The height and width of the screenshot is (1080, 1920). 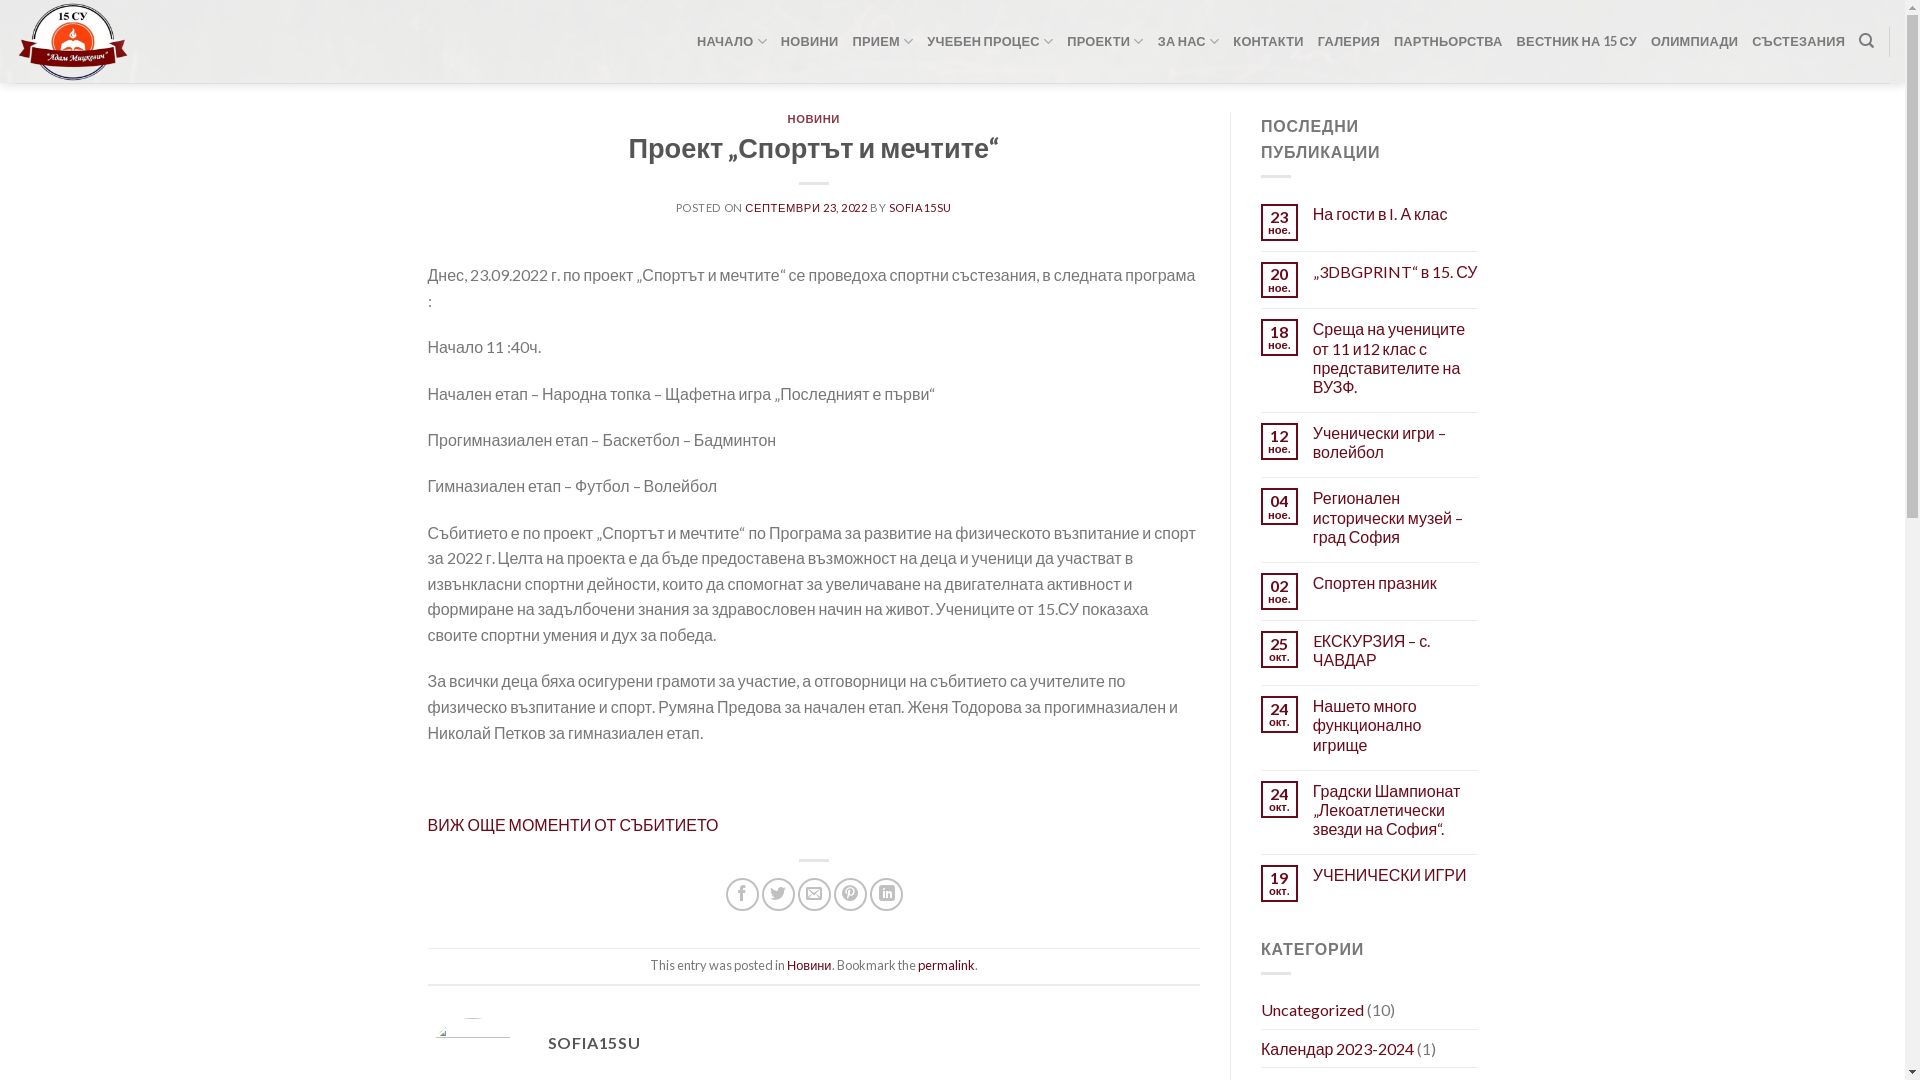 What do you see at coordinates (850, 893) in the screenshot?
I see `'Pin on Pinterest'` at bounding box center [850, 893].